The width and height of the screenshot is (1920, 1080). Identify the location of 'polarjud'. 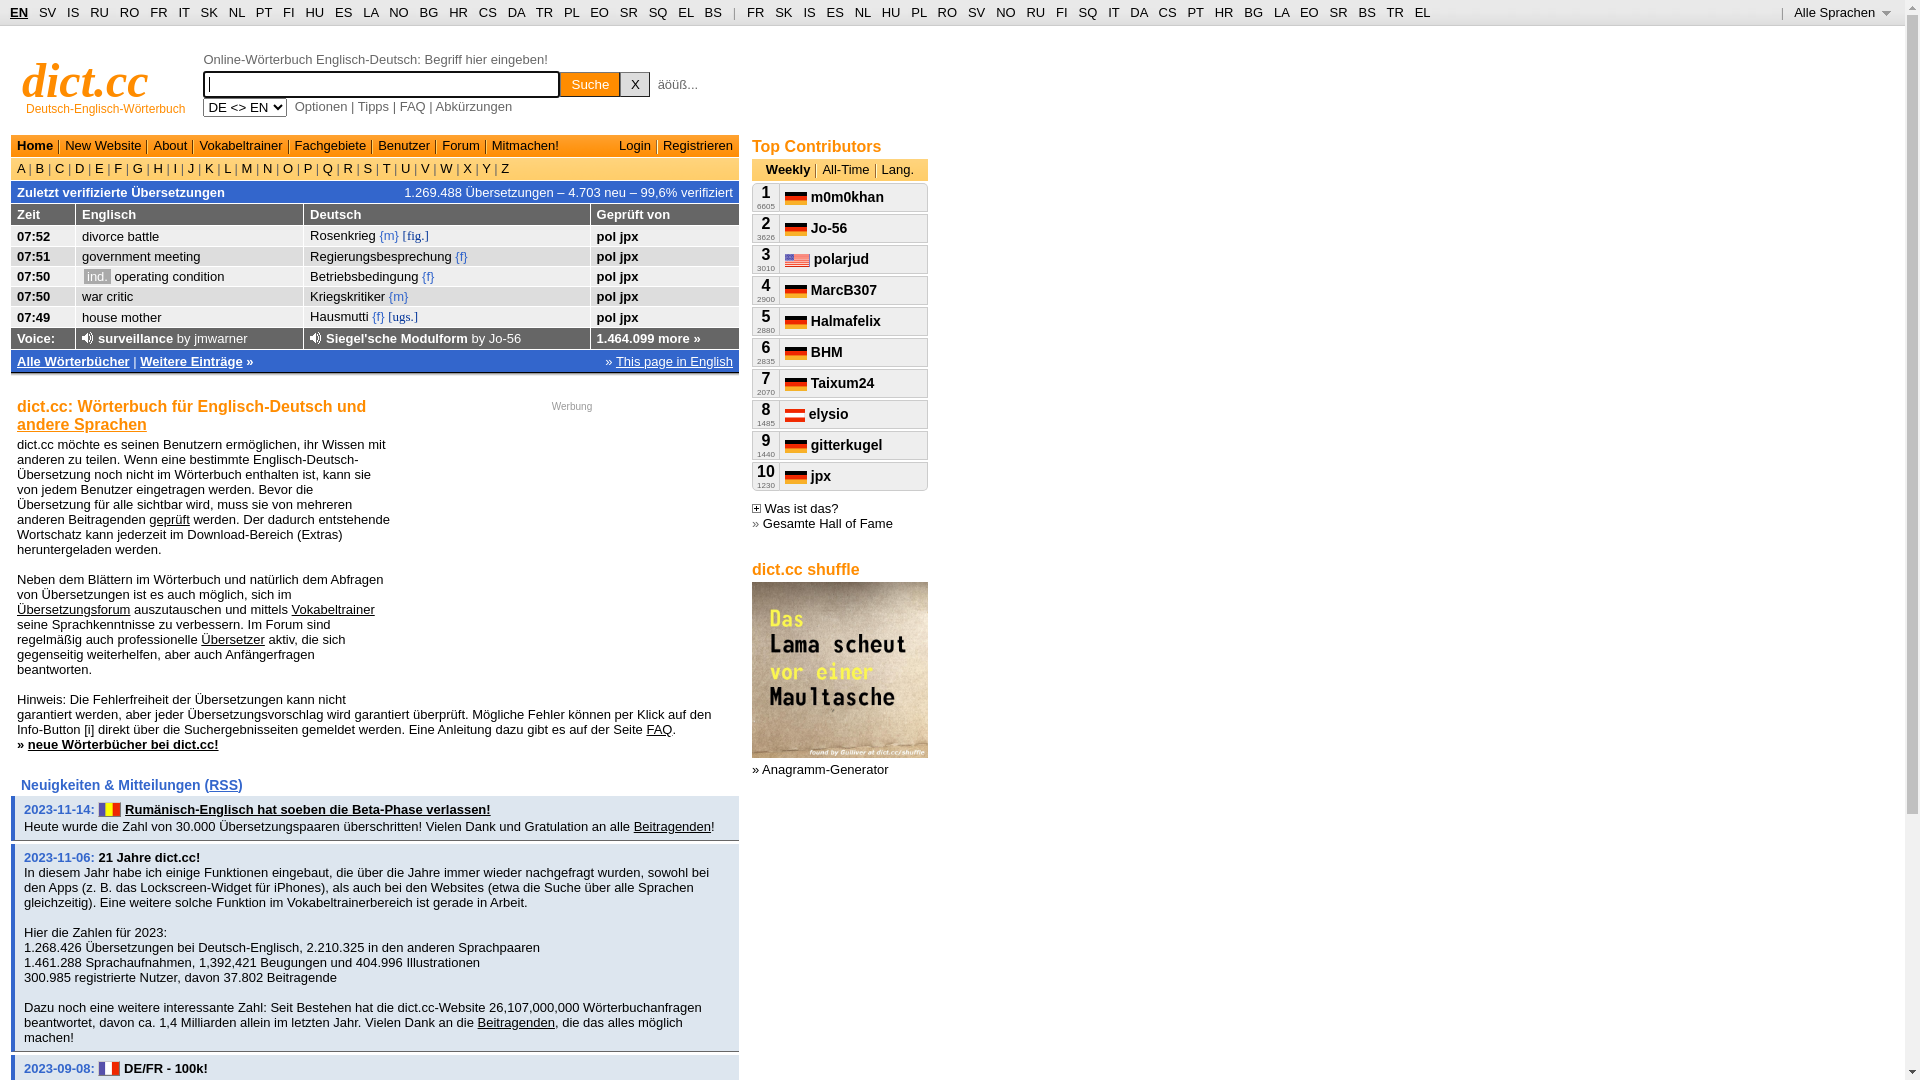
(826, 257).